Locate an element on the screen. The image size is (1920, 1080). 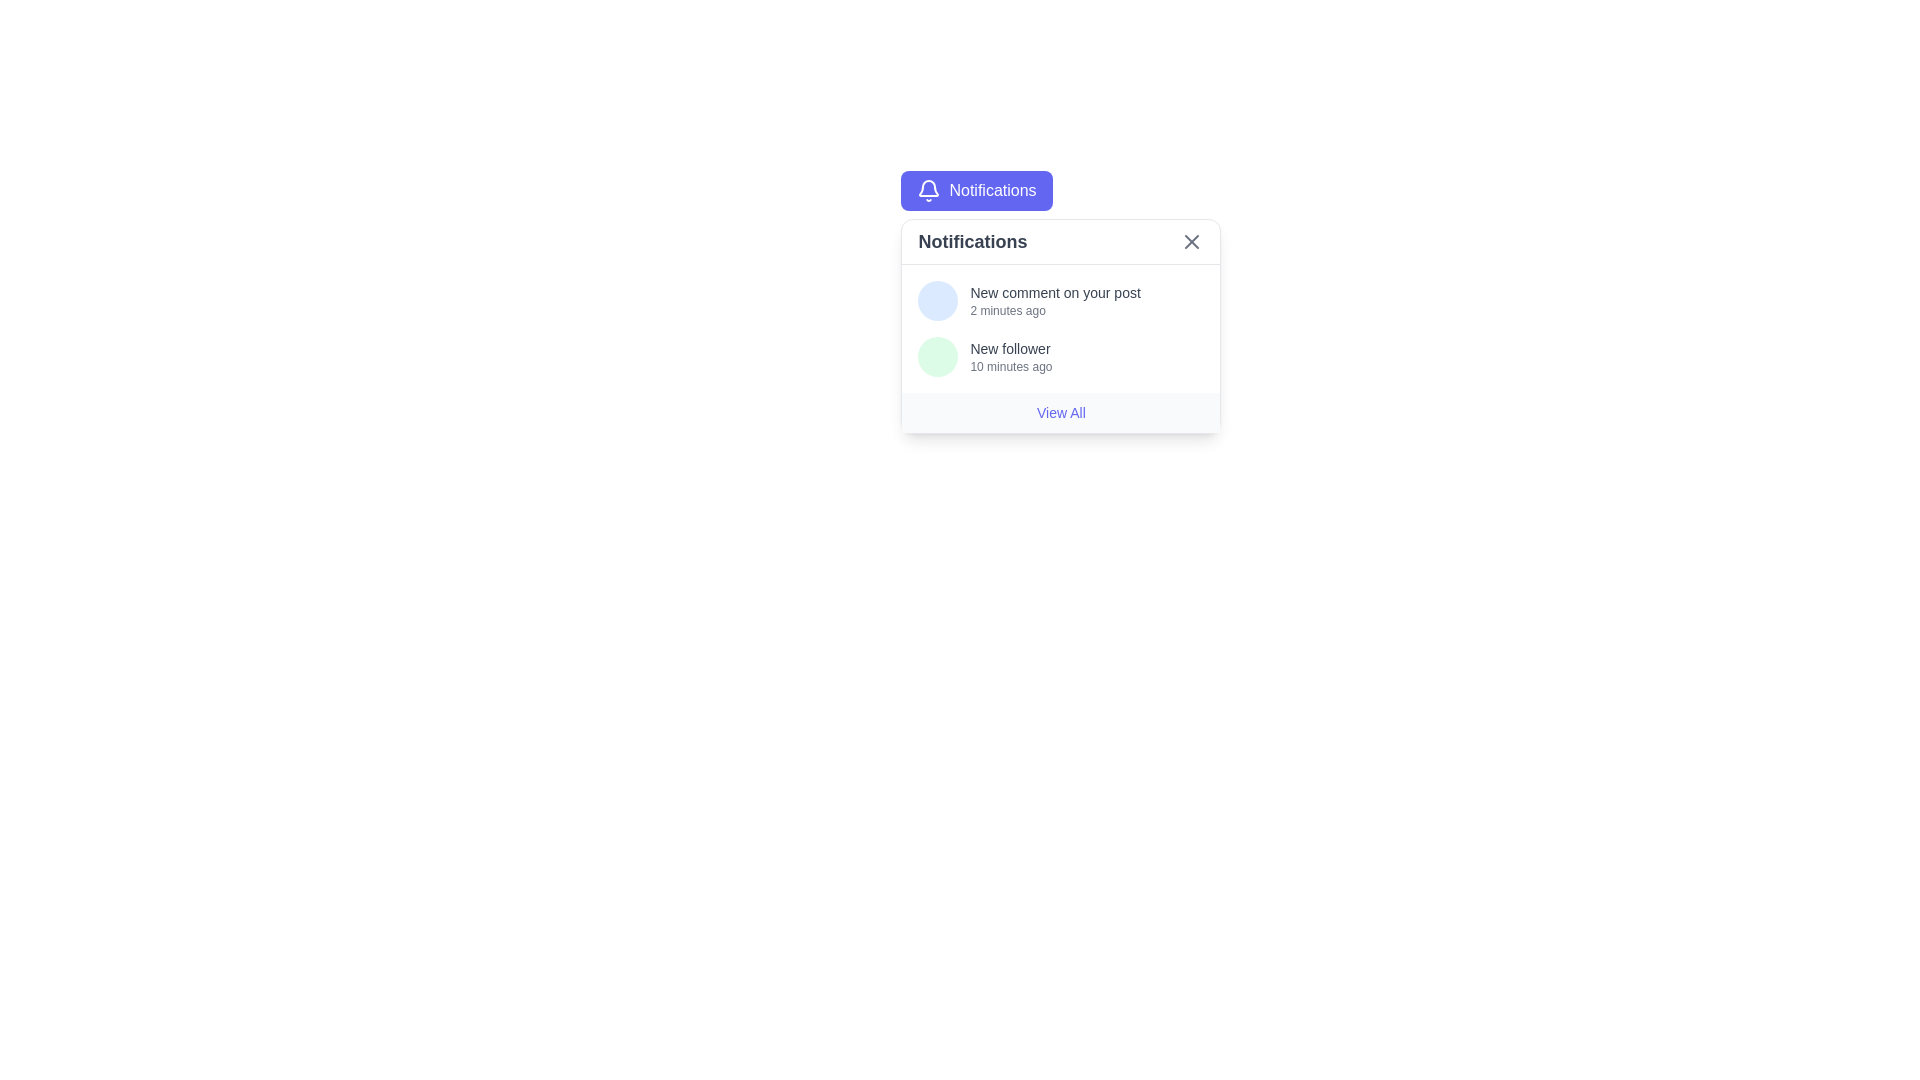
the static informational text displaying the timing of the 'New follower' activity, located below the 'New follower' text in the second notification entry of the notification panel is located at coordinates (1011, 366).